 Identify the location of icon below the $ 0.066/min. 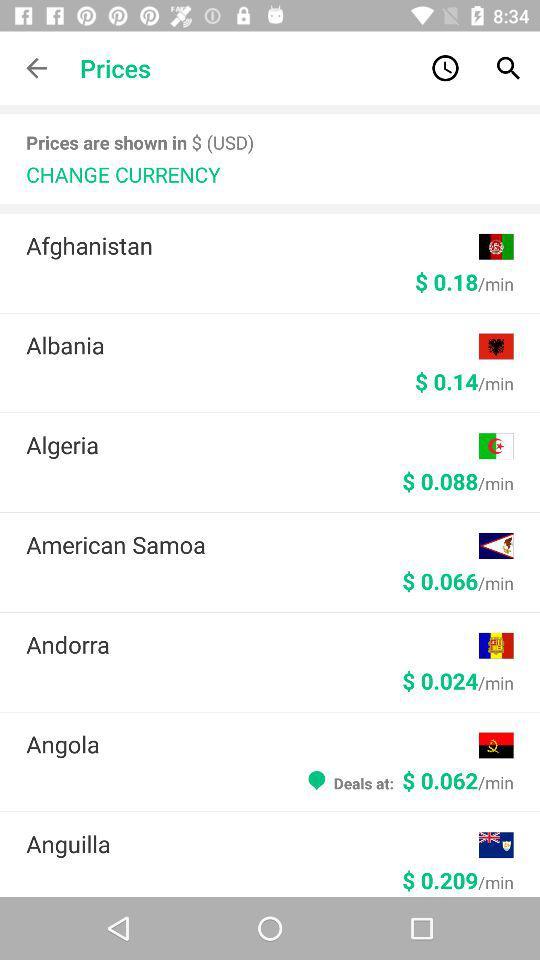
(252, 643).